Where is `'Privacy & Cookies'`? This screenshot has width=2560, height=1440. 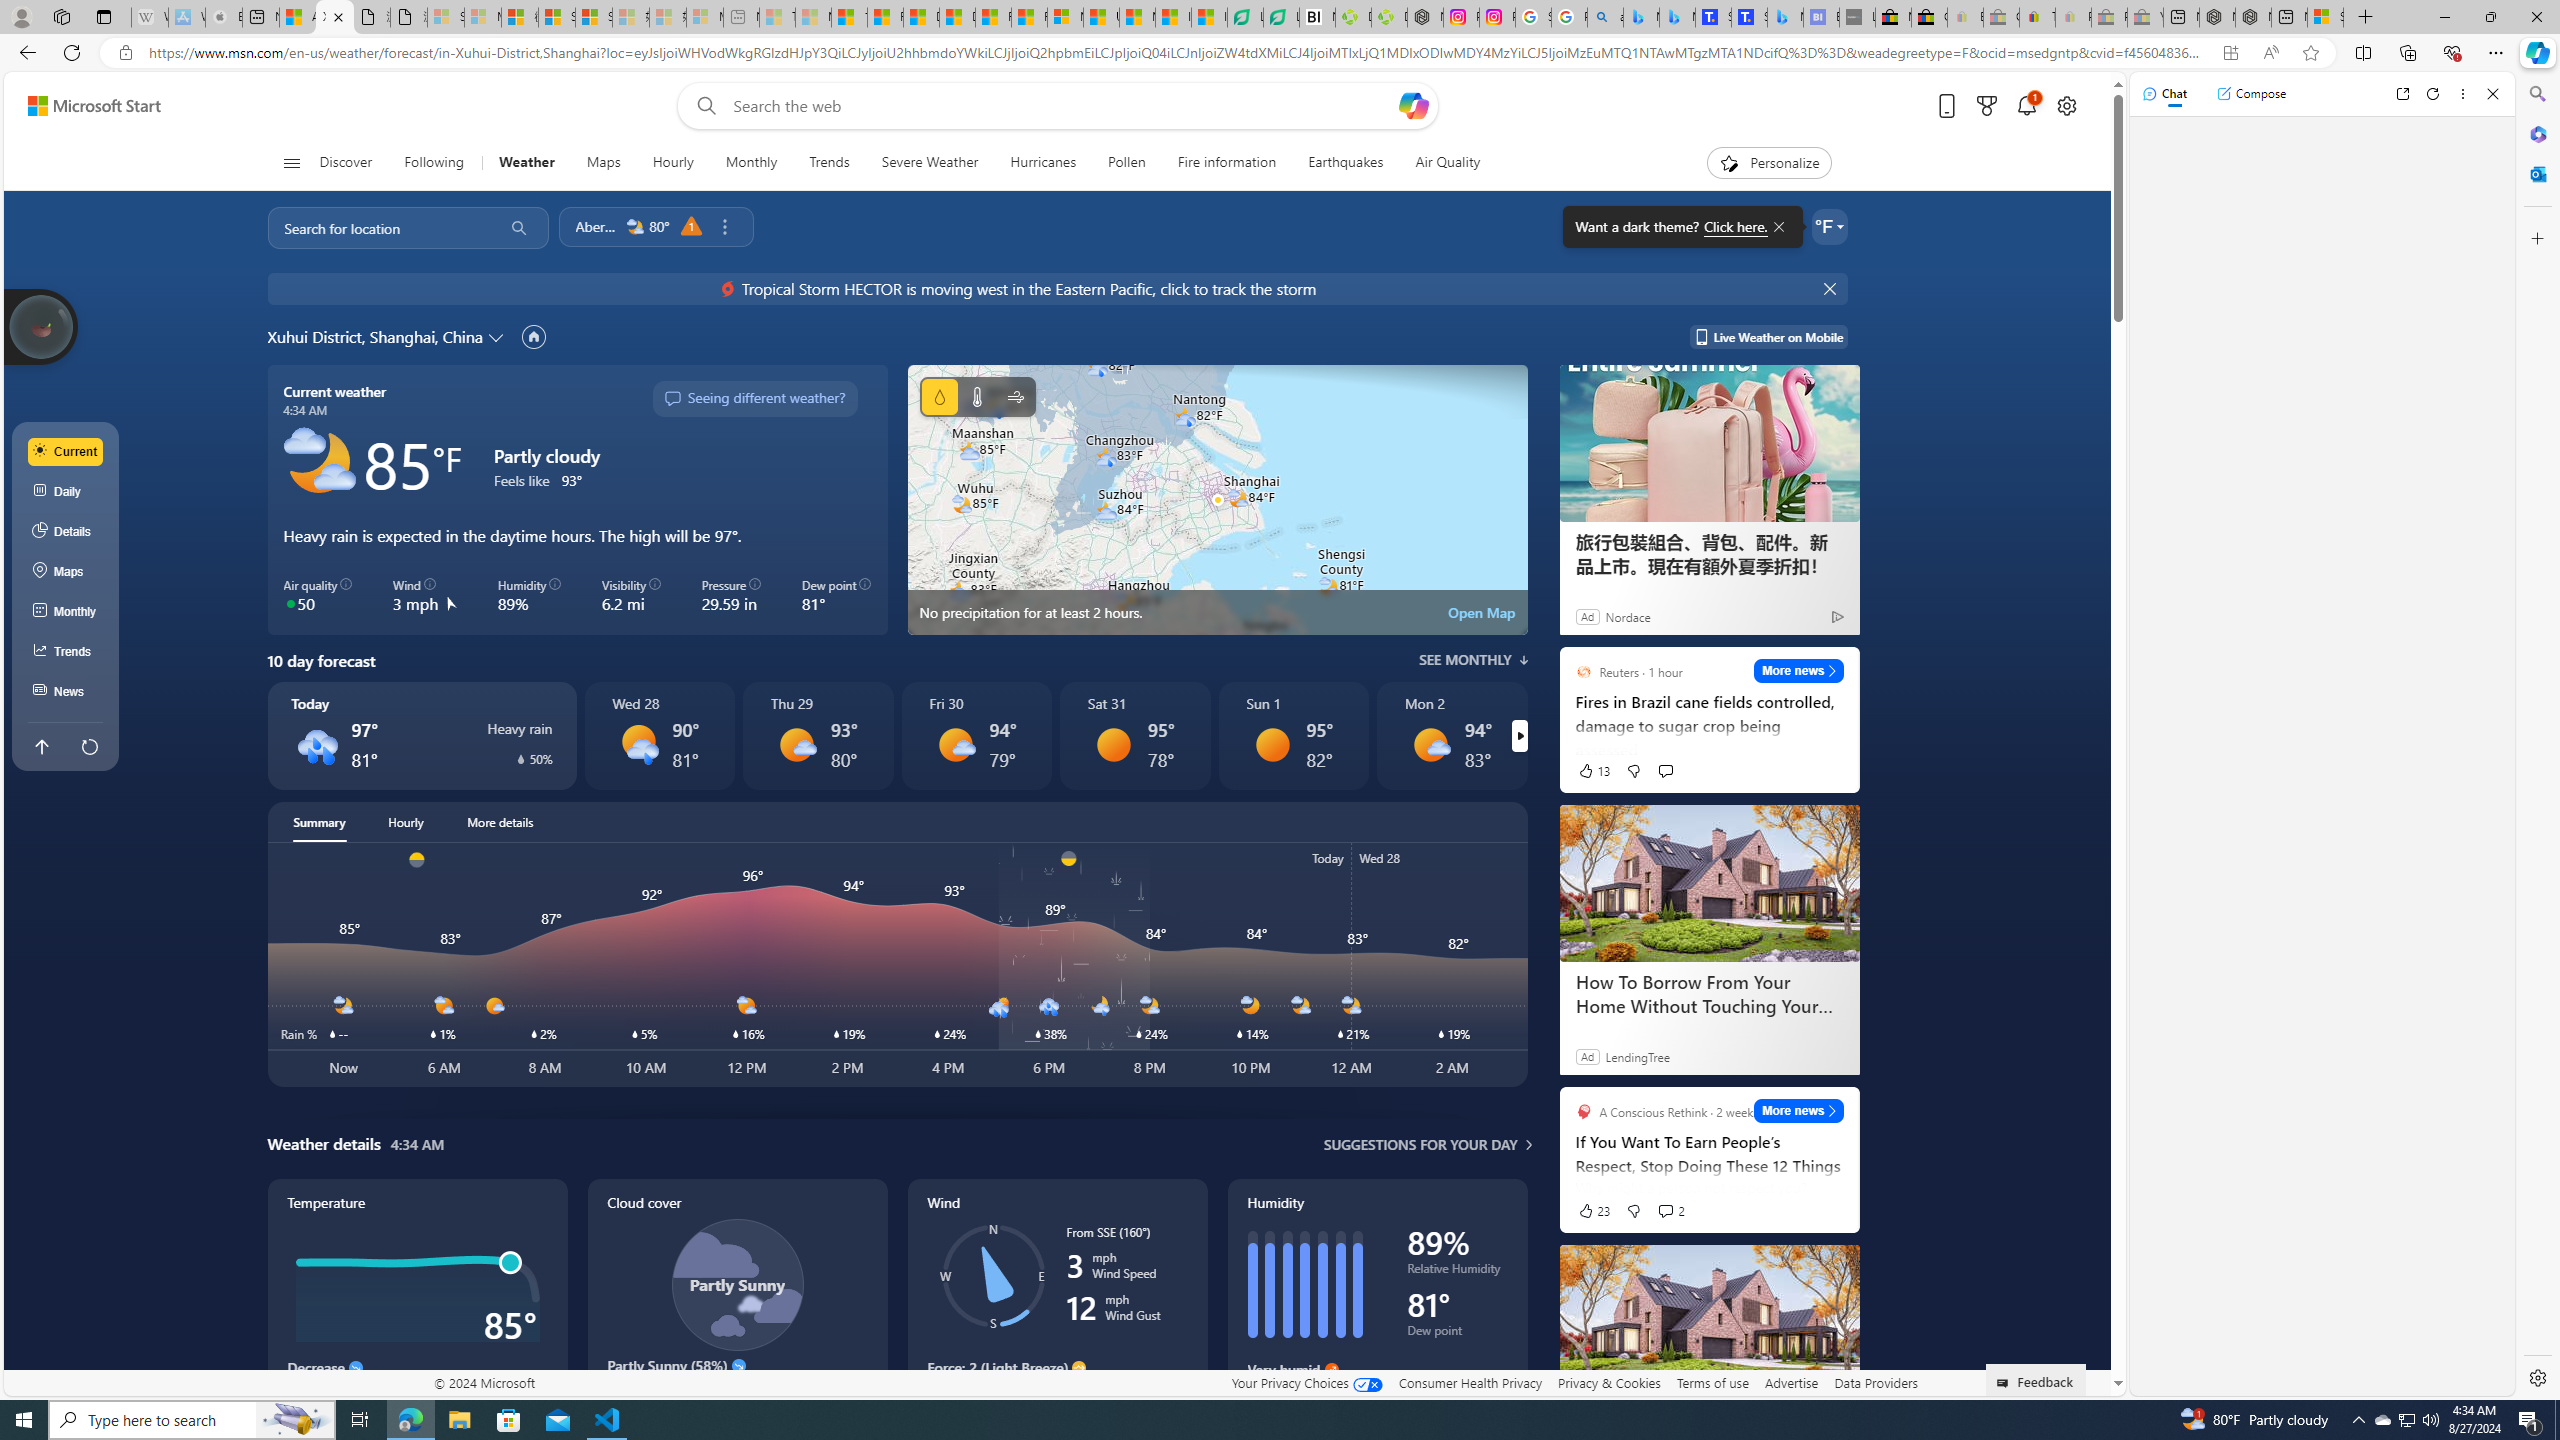 'Privacy & Cookies' is located at coordinates (1610, 1382).